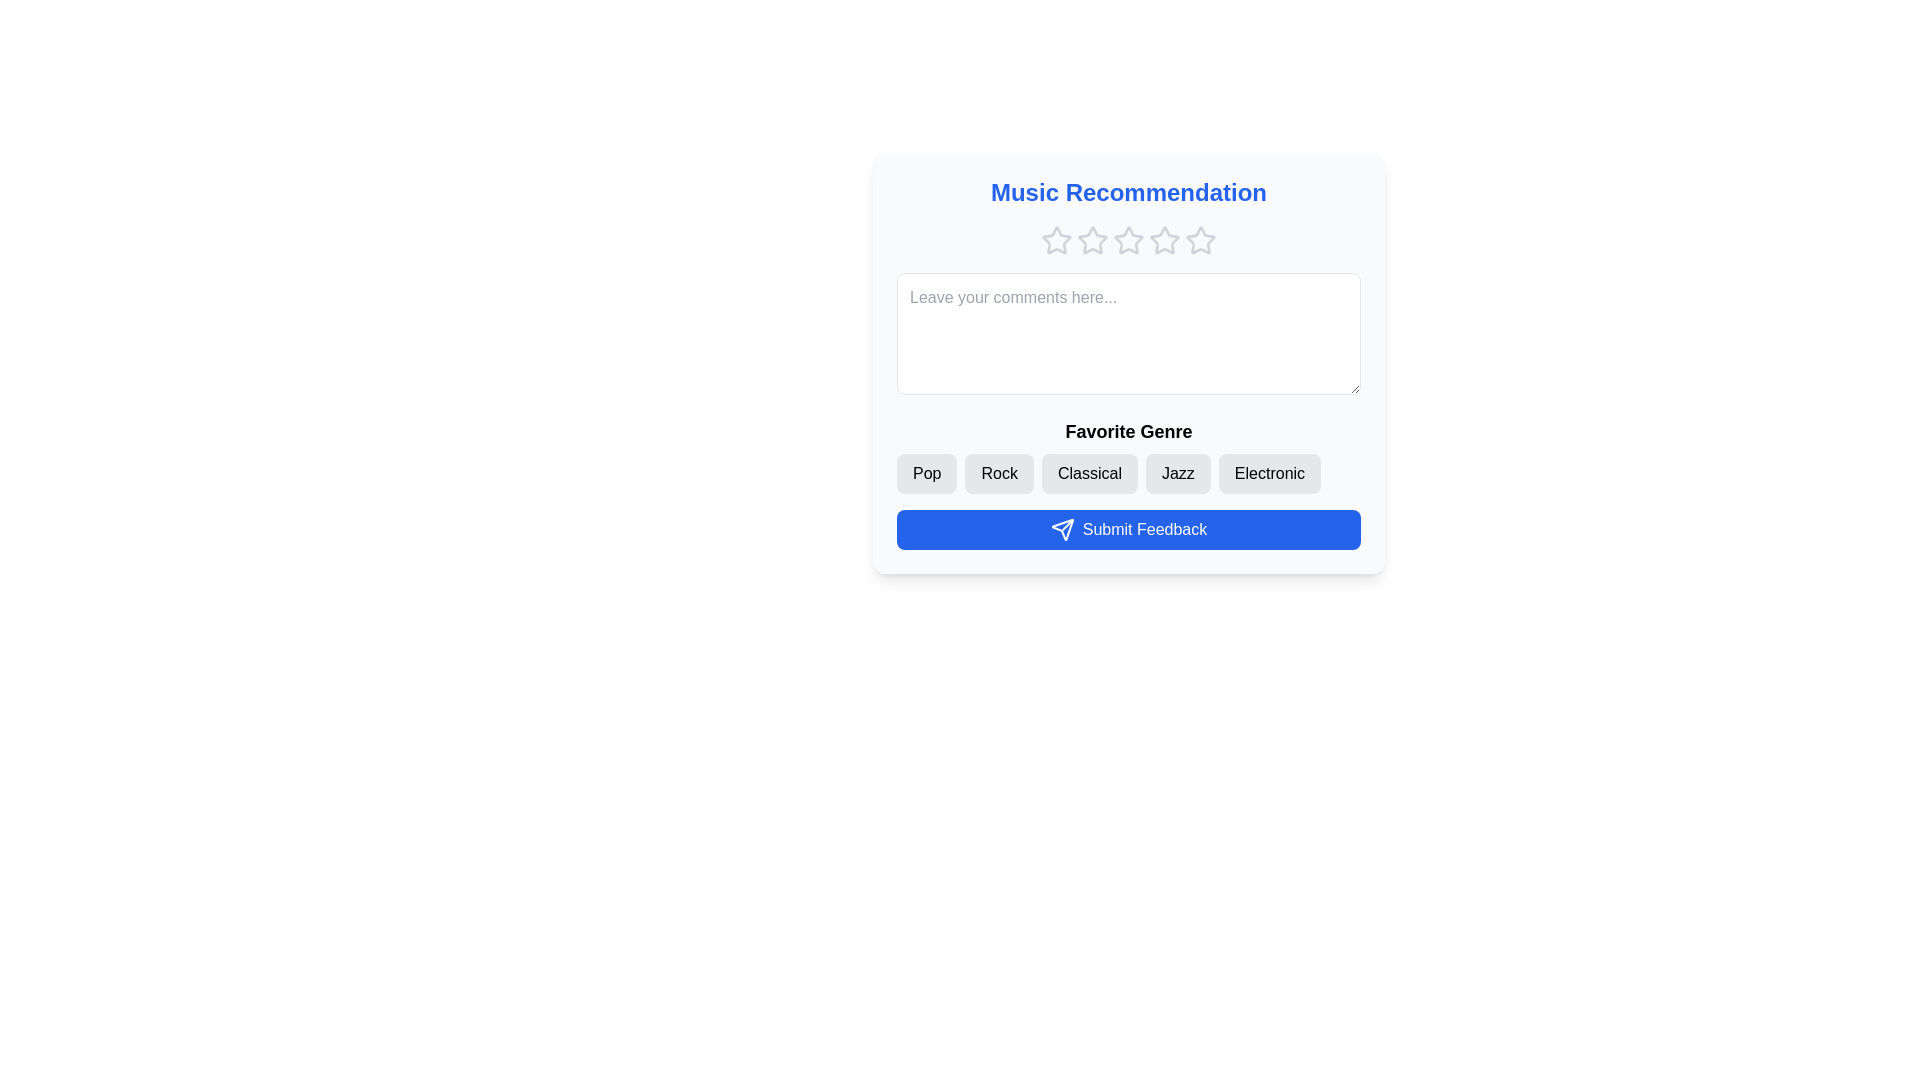  I want to click on the stars in the Rating Component located beneath the 'Music Recommendation' text, so click(1128, 239).